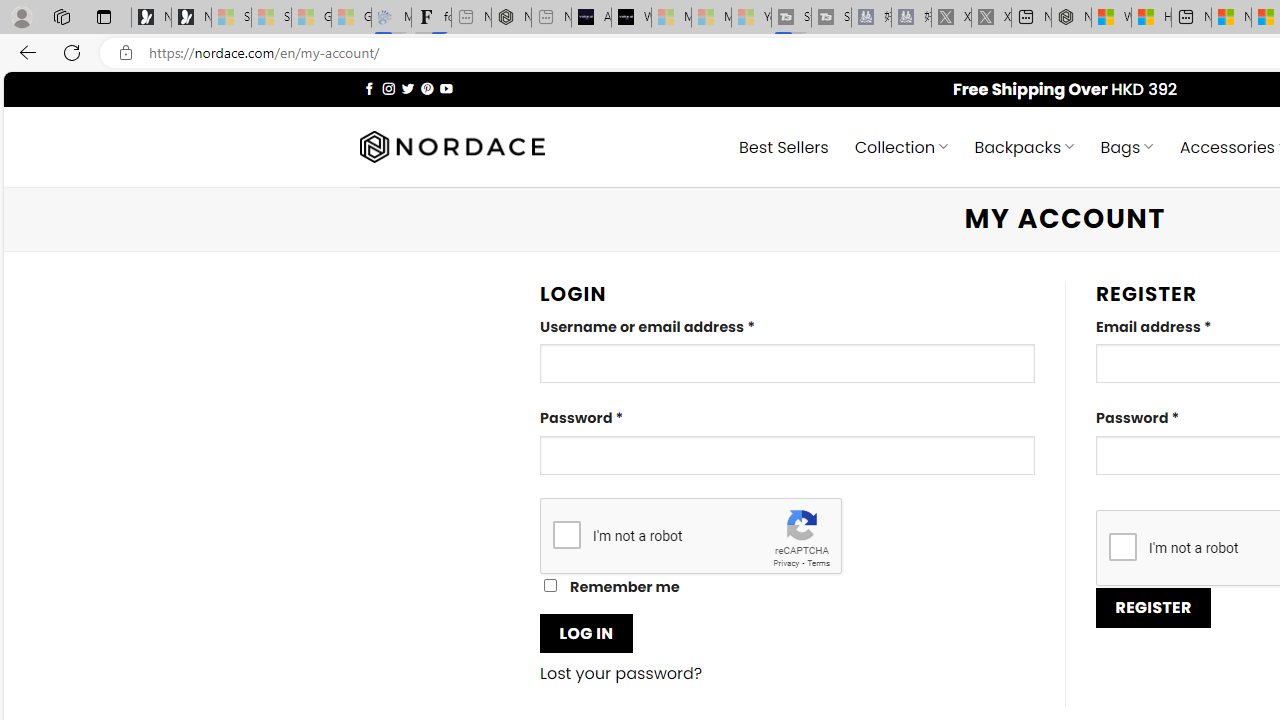 The image size is (1280, 720). I want to click on 'Follow on Twitter', so click(406, 87).